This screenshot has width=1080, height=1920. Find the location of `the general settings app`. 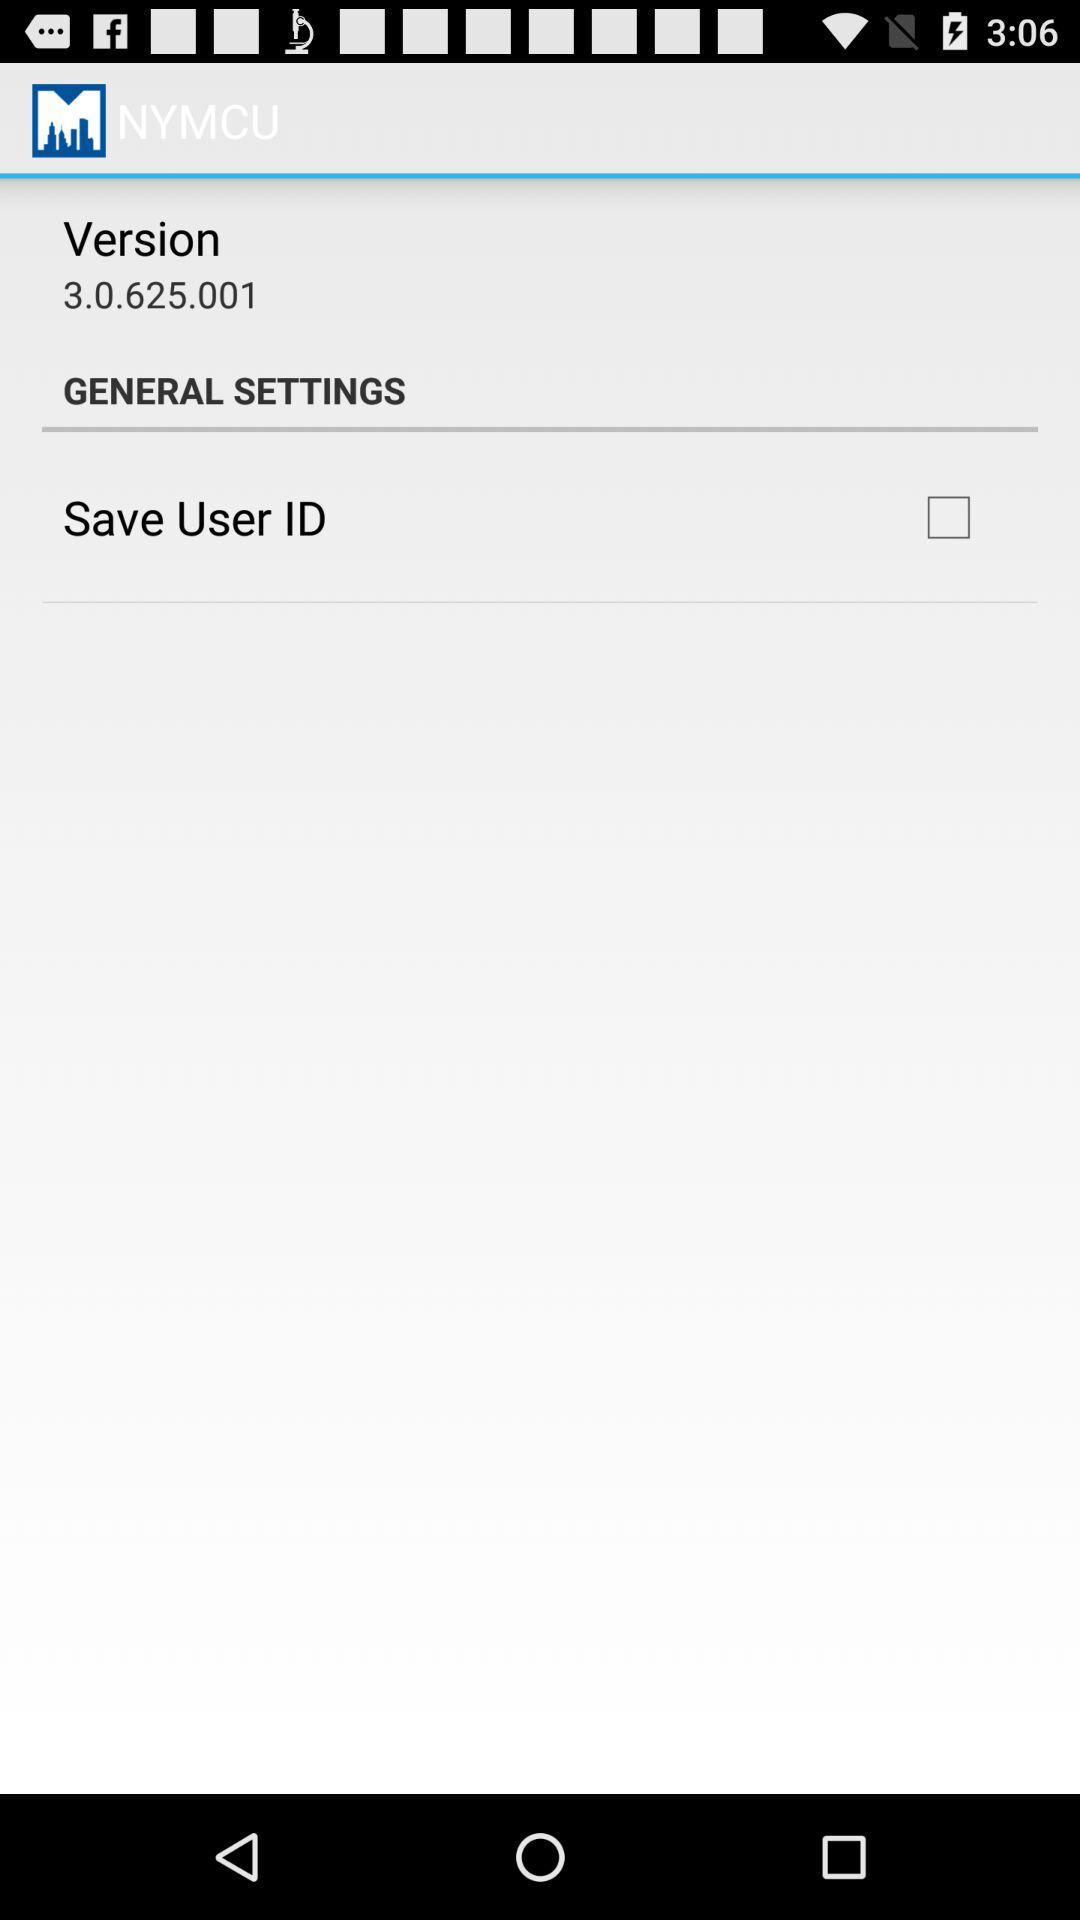

the general settings app is located at coordinates (540, 389).